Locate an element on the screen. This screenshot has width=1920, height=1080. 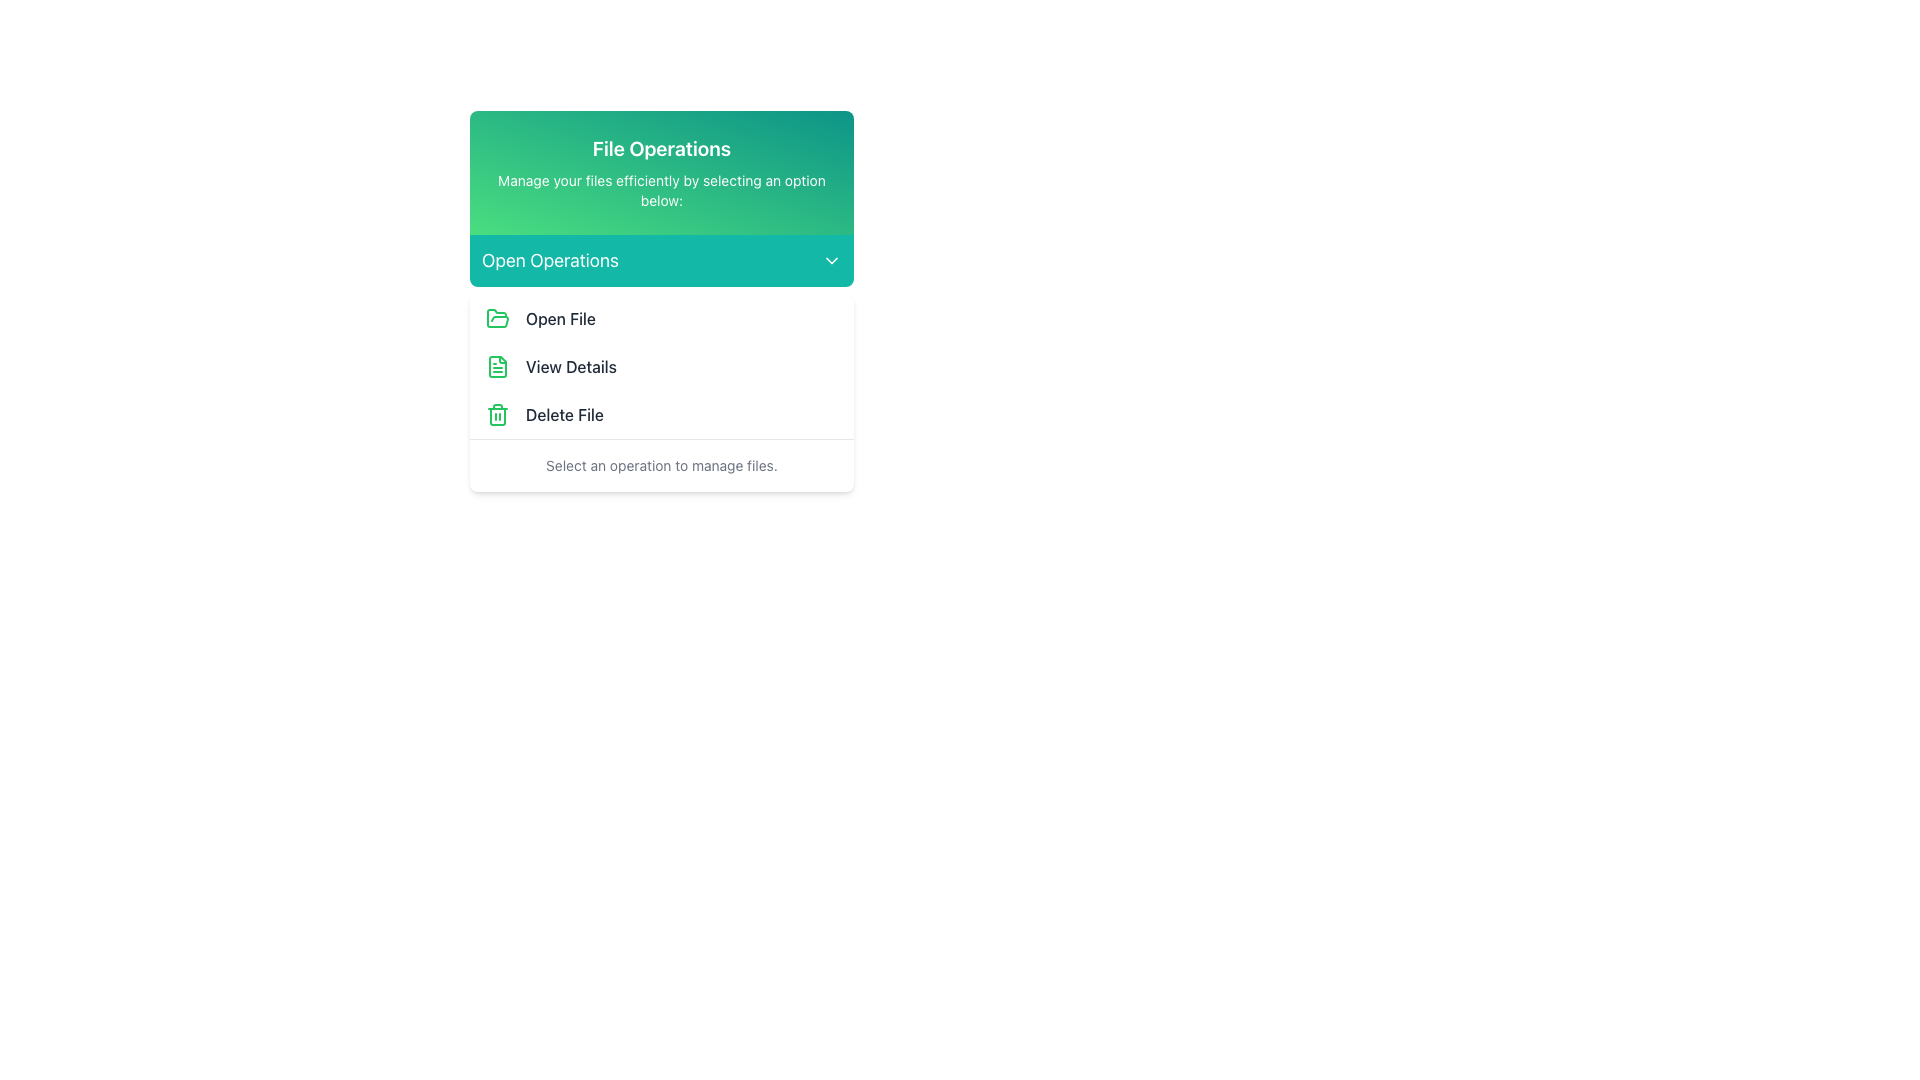
the delete option button located within the 'File Operations' card, which is the third item in the vertical list below 'View Details' to initiate the deletion process for a specific file is located at coordinates (662, 414).